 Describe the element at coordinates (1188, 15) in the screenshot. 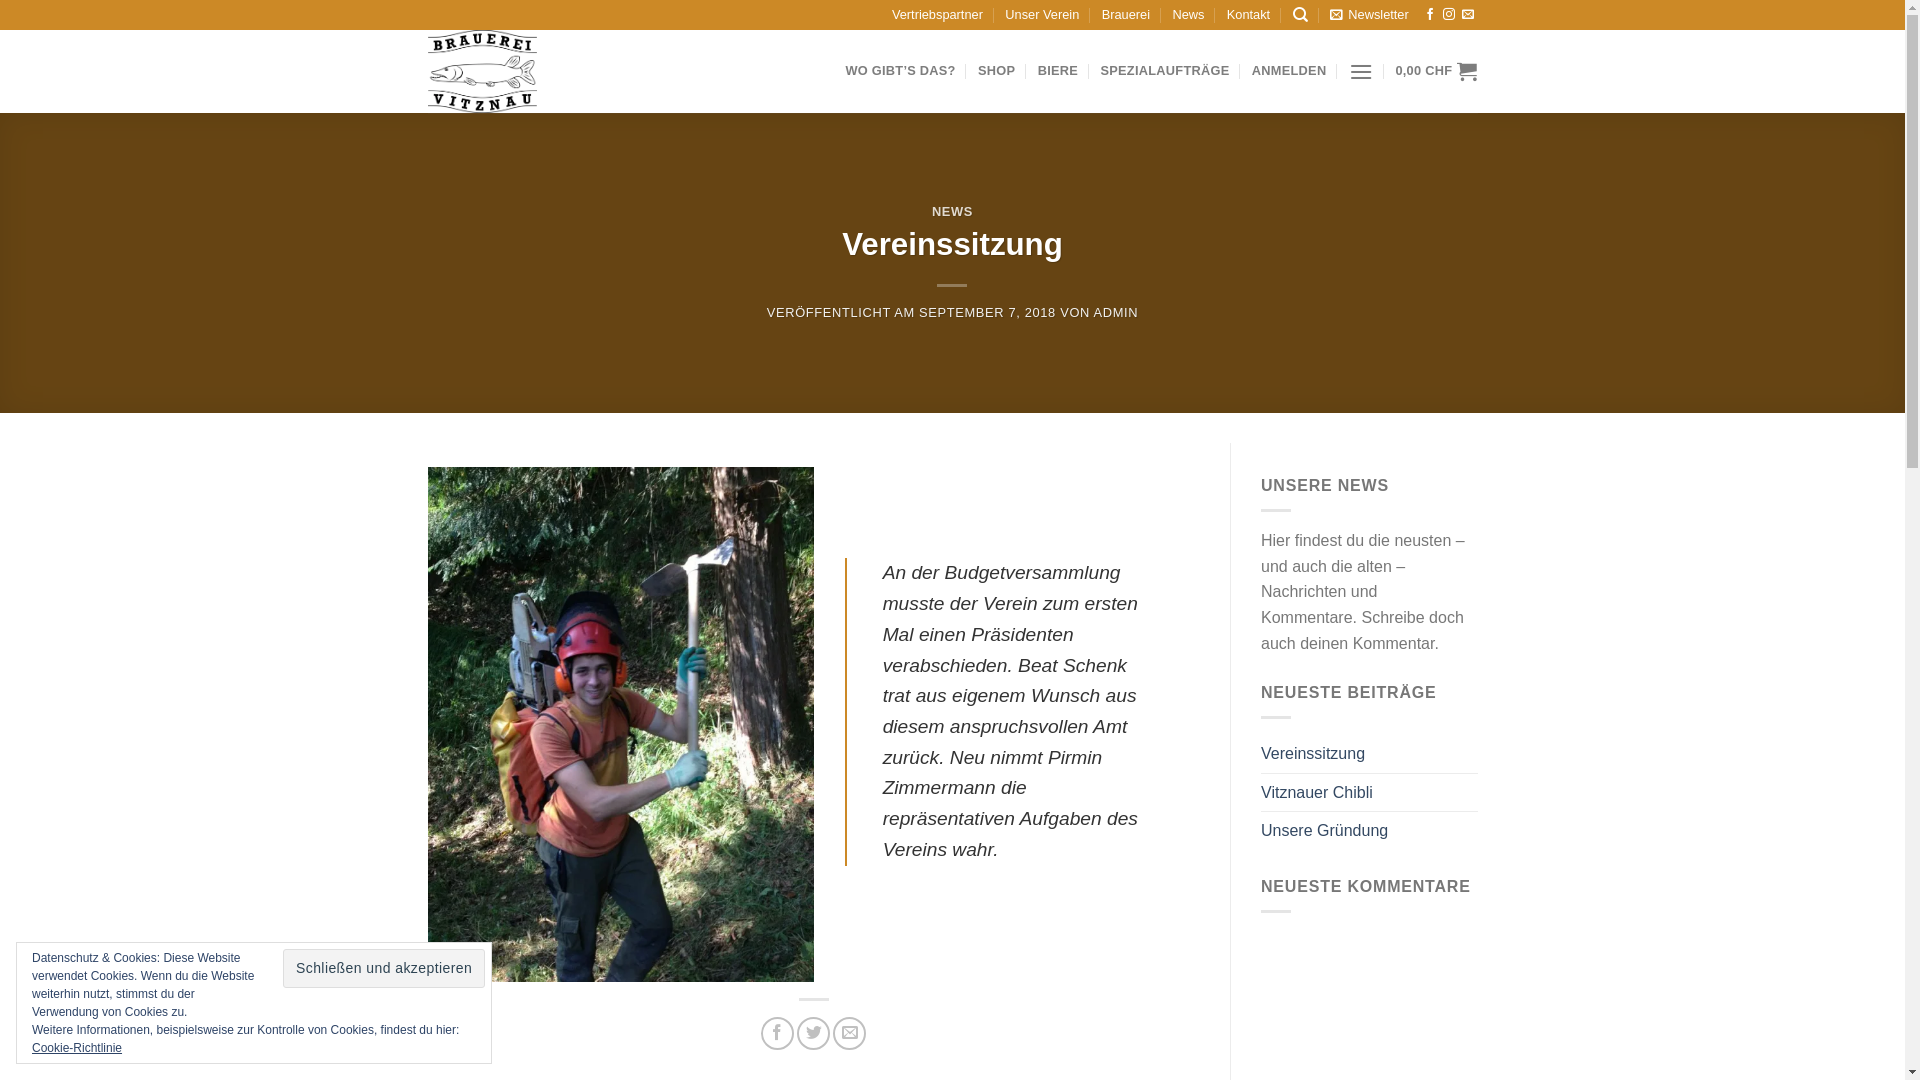

I see `'News'` at that location.